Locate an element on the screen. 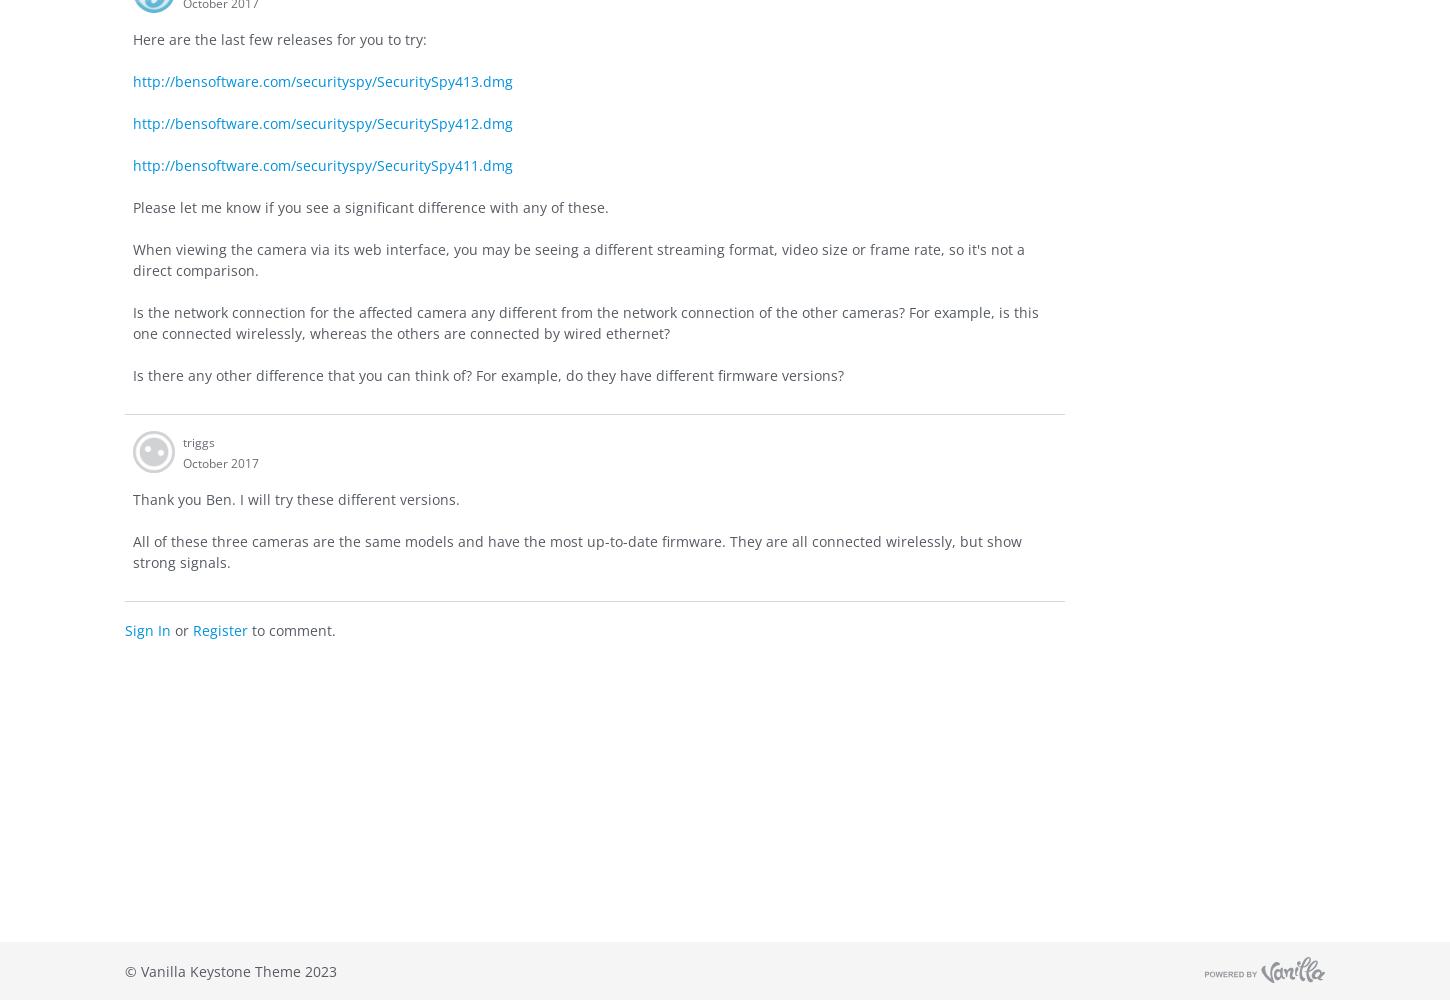 This screenshot has height=1000, width=1450. 'triggs' is located at coordinates (197, 440).